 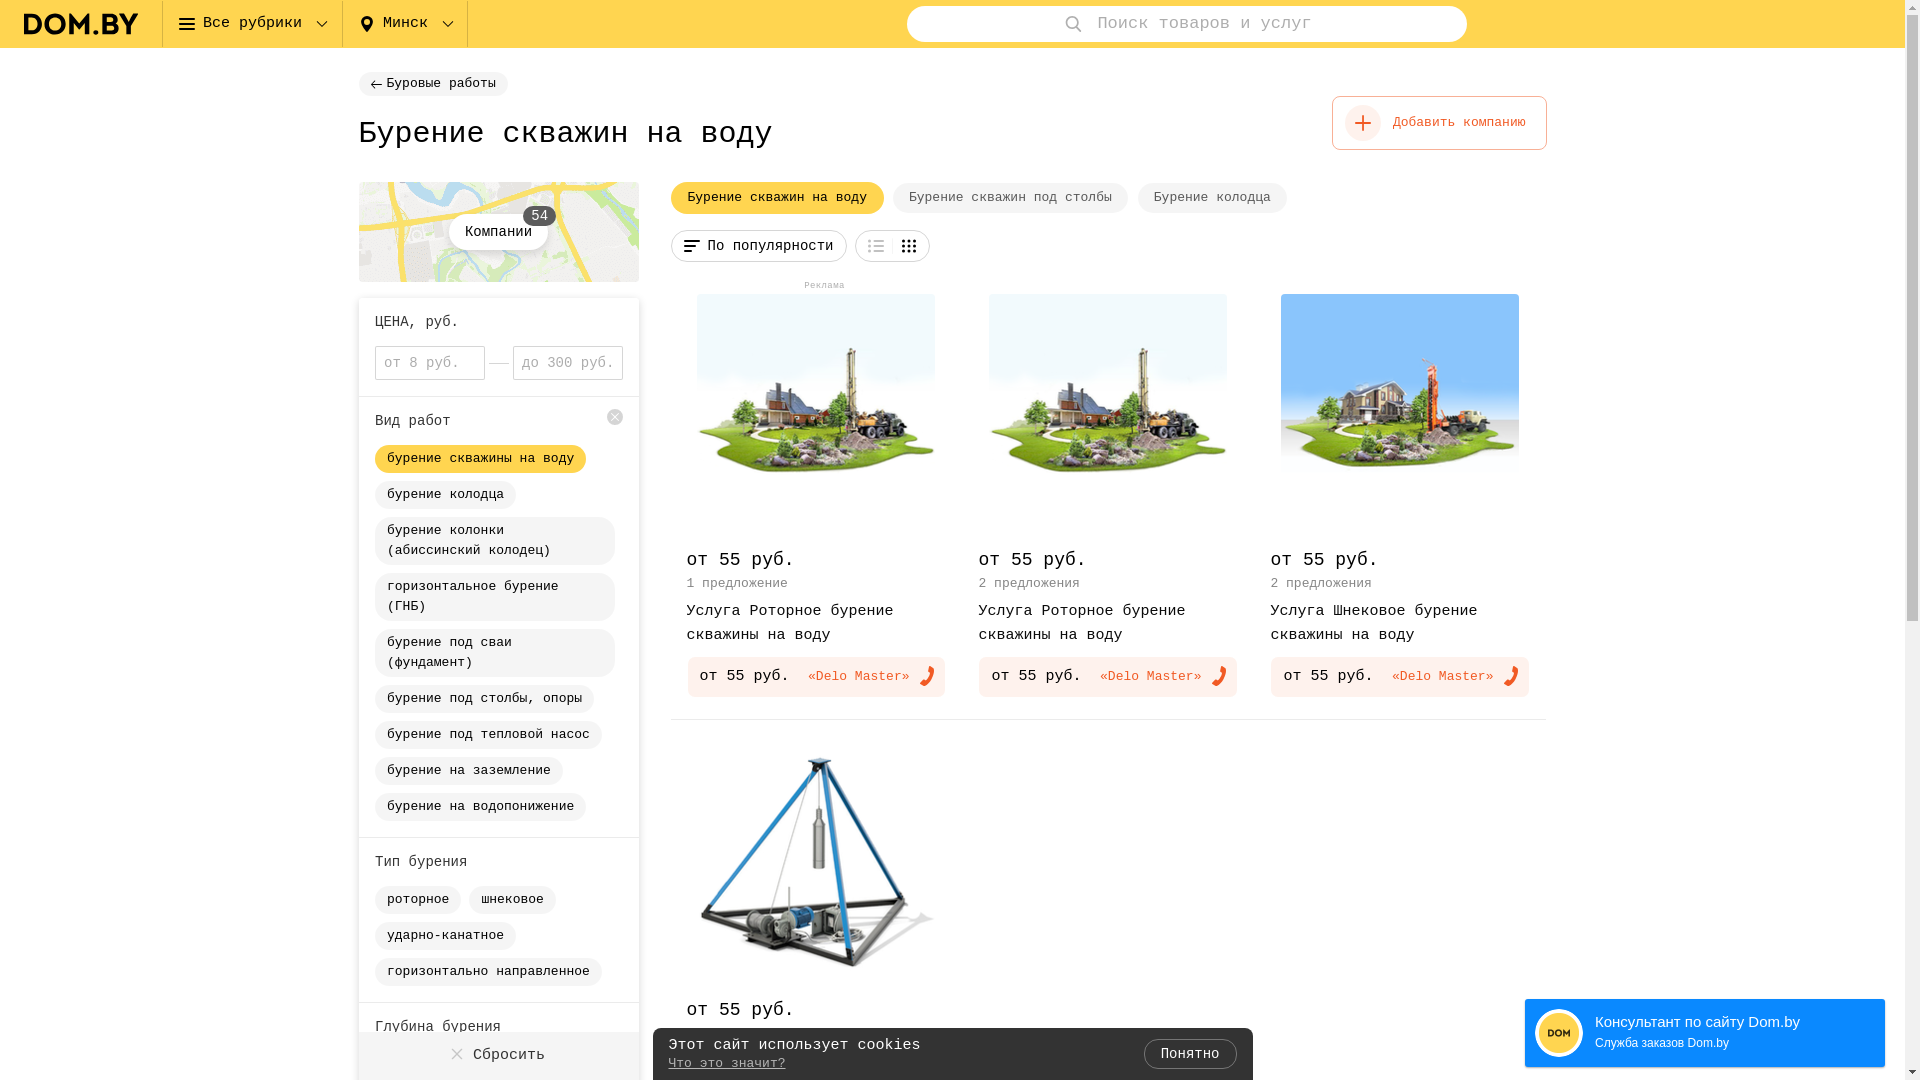 What do you see at coordinates (80, 23) in the screenshot?
I see `'logo'` at bounding box center [80, 23].